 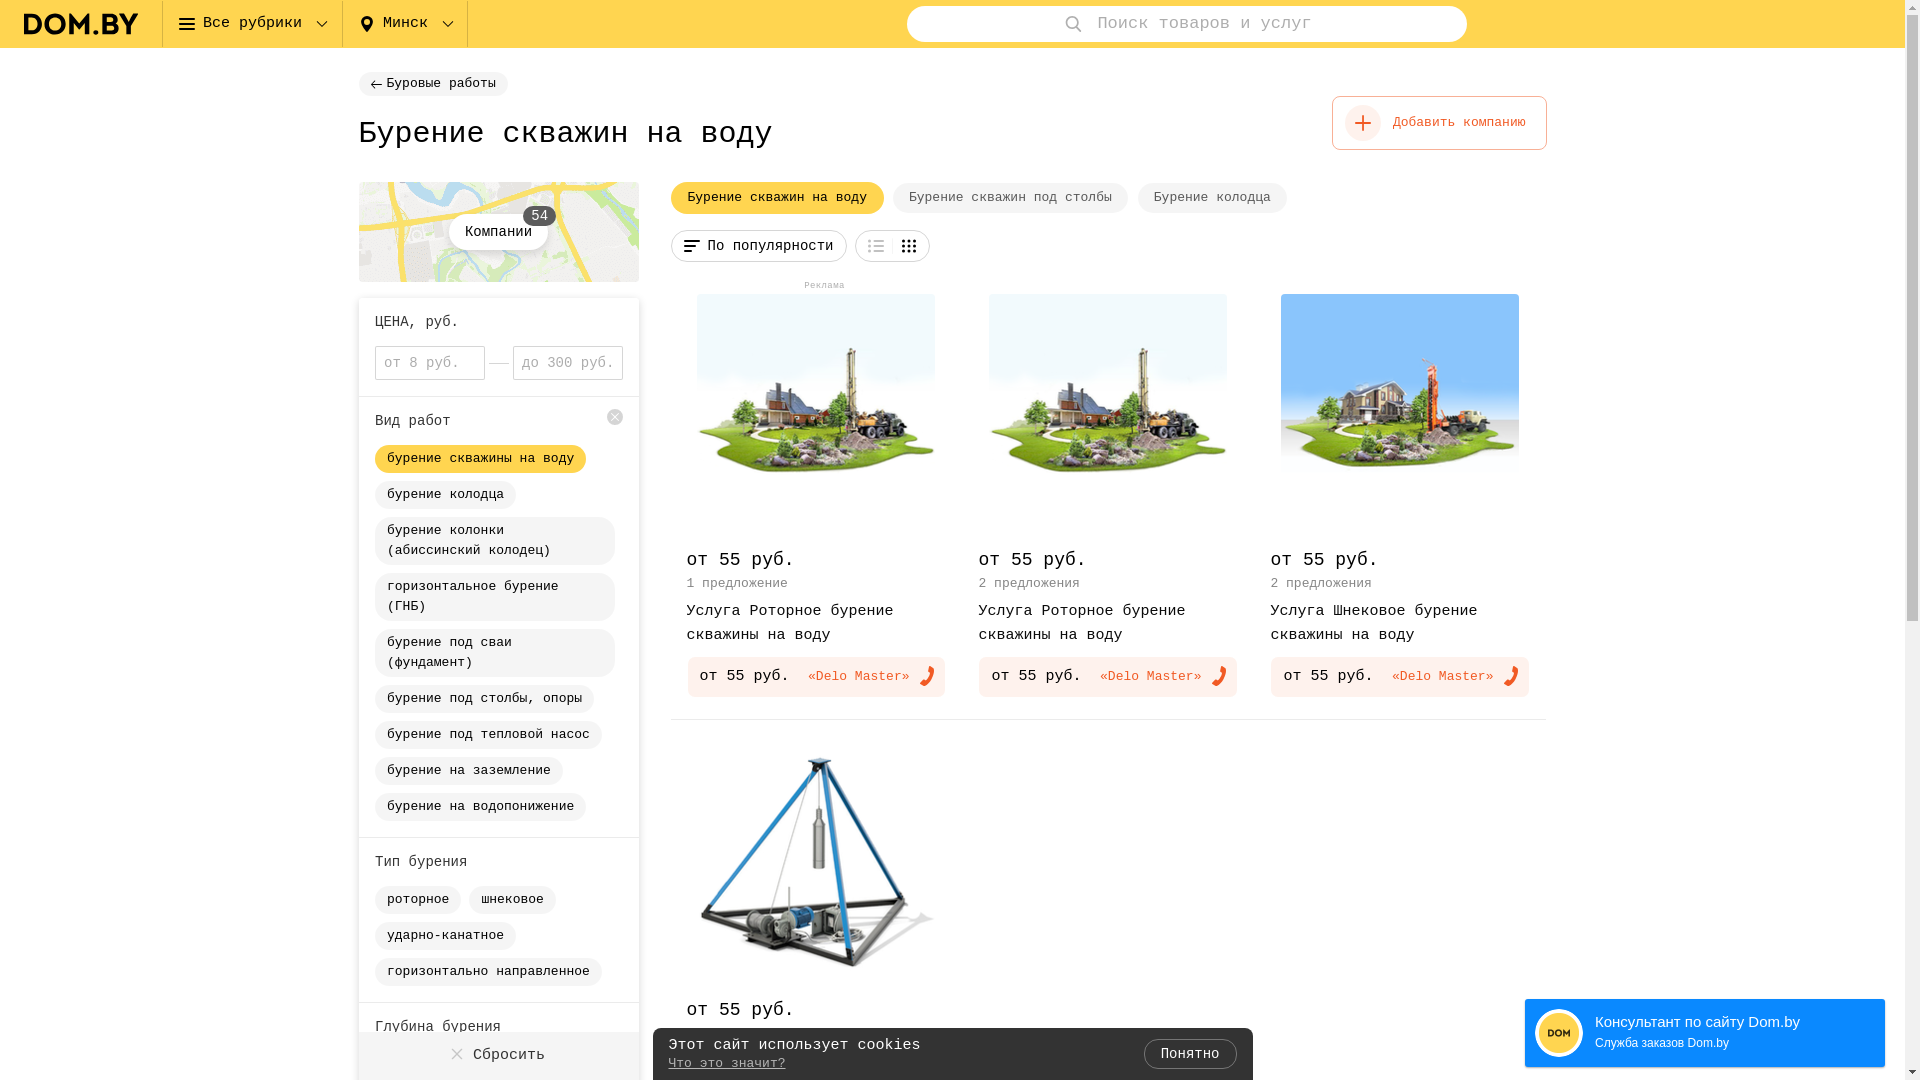 What do you see at coordinates (80, 23) in the screenshot?
I see `'logo'` at bounding box center [80, 23].